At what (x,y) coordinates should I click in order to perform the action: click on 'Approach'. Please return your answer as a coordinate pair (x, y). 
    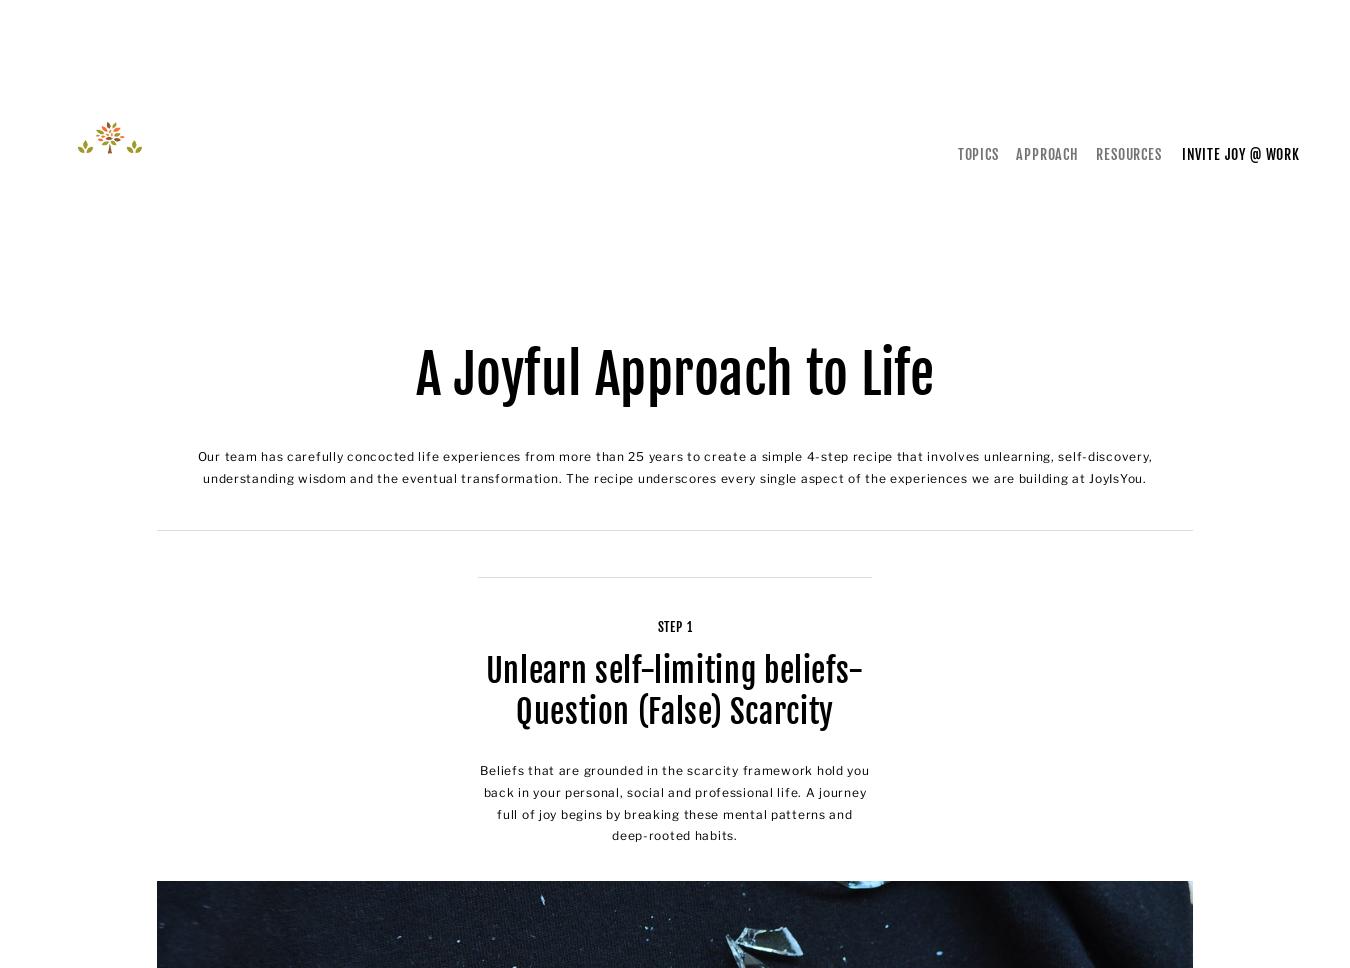
    Looking at the image, I should click on (1047, 153).